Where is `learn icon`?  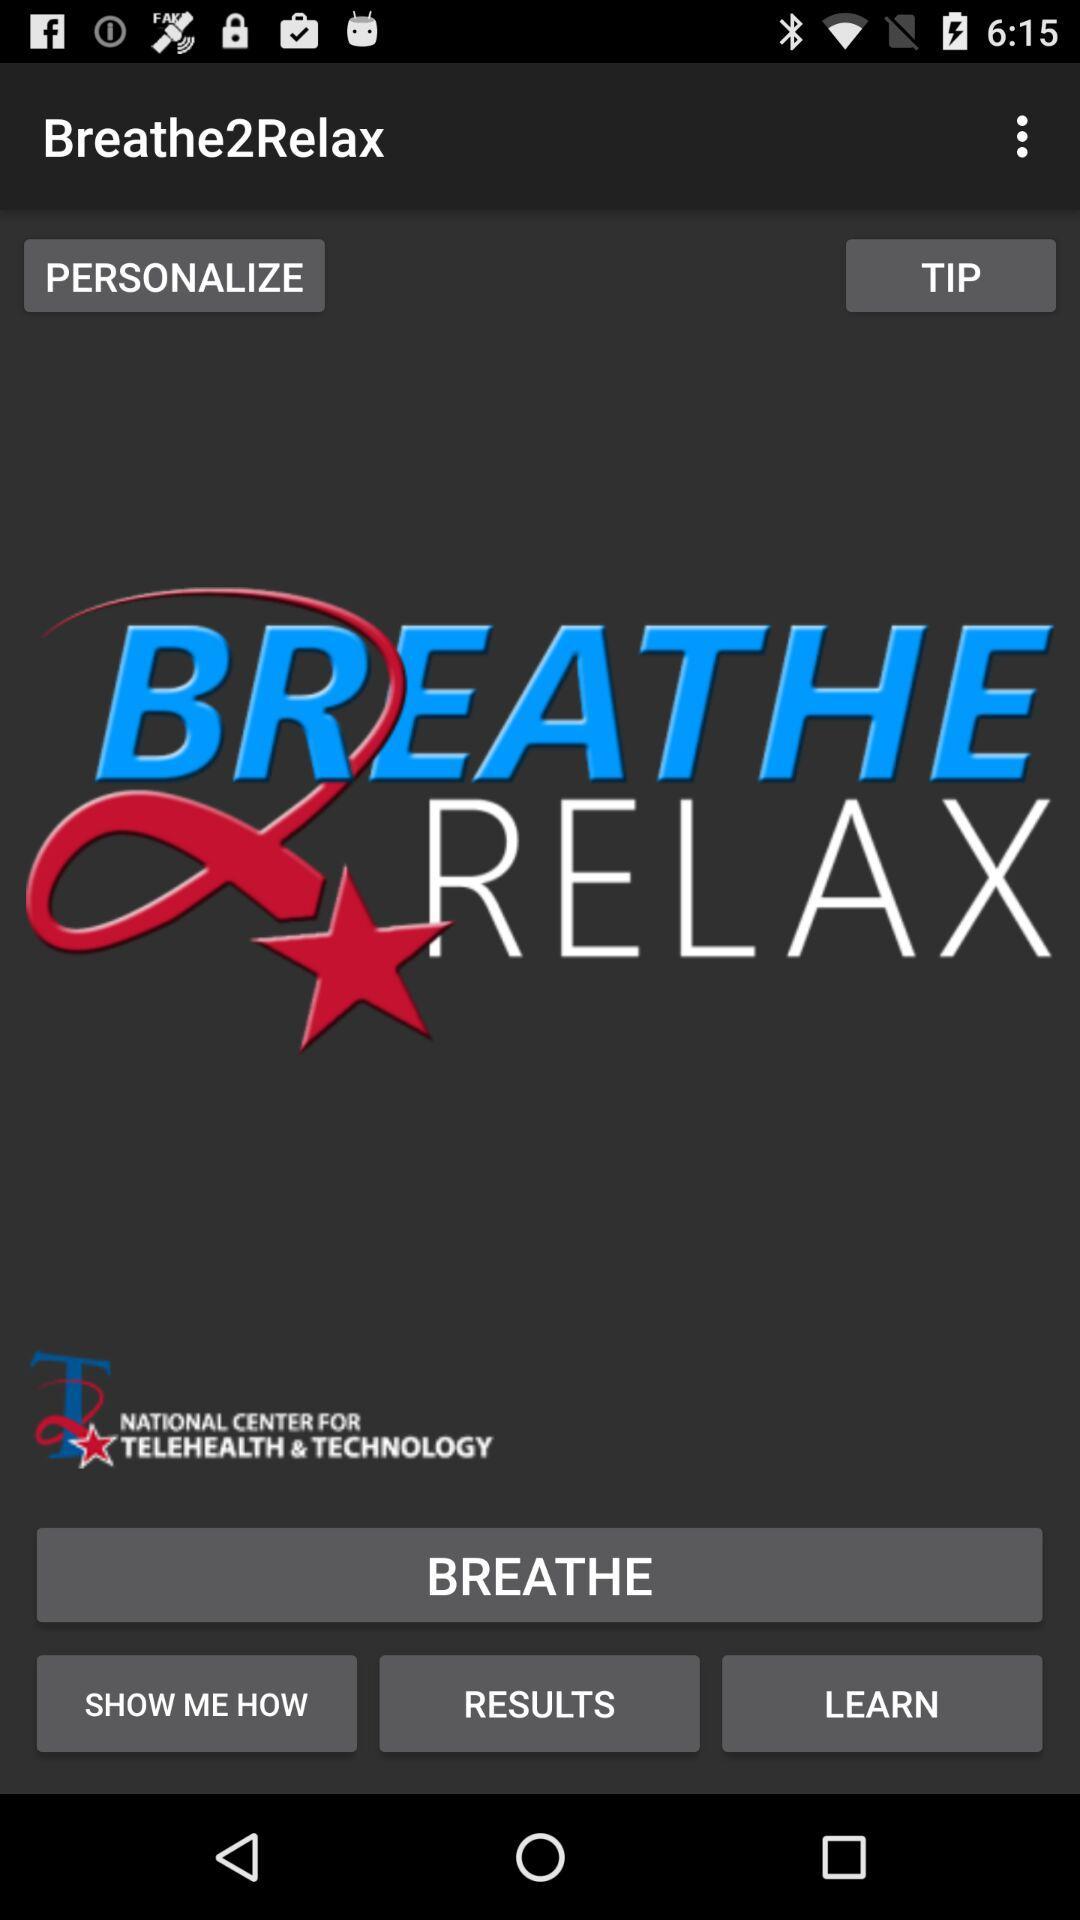
learn icon is located at coordinates (881, 1702).